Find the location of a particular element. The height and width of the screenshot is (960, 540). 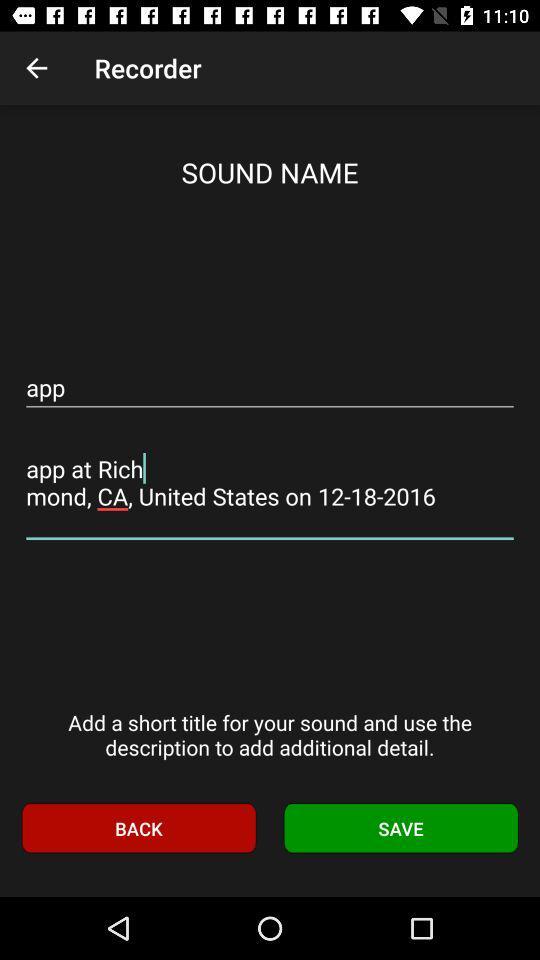

item to the left of the recorder is located at coordinates (36, 68).